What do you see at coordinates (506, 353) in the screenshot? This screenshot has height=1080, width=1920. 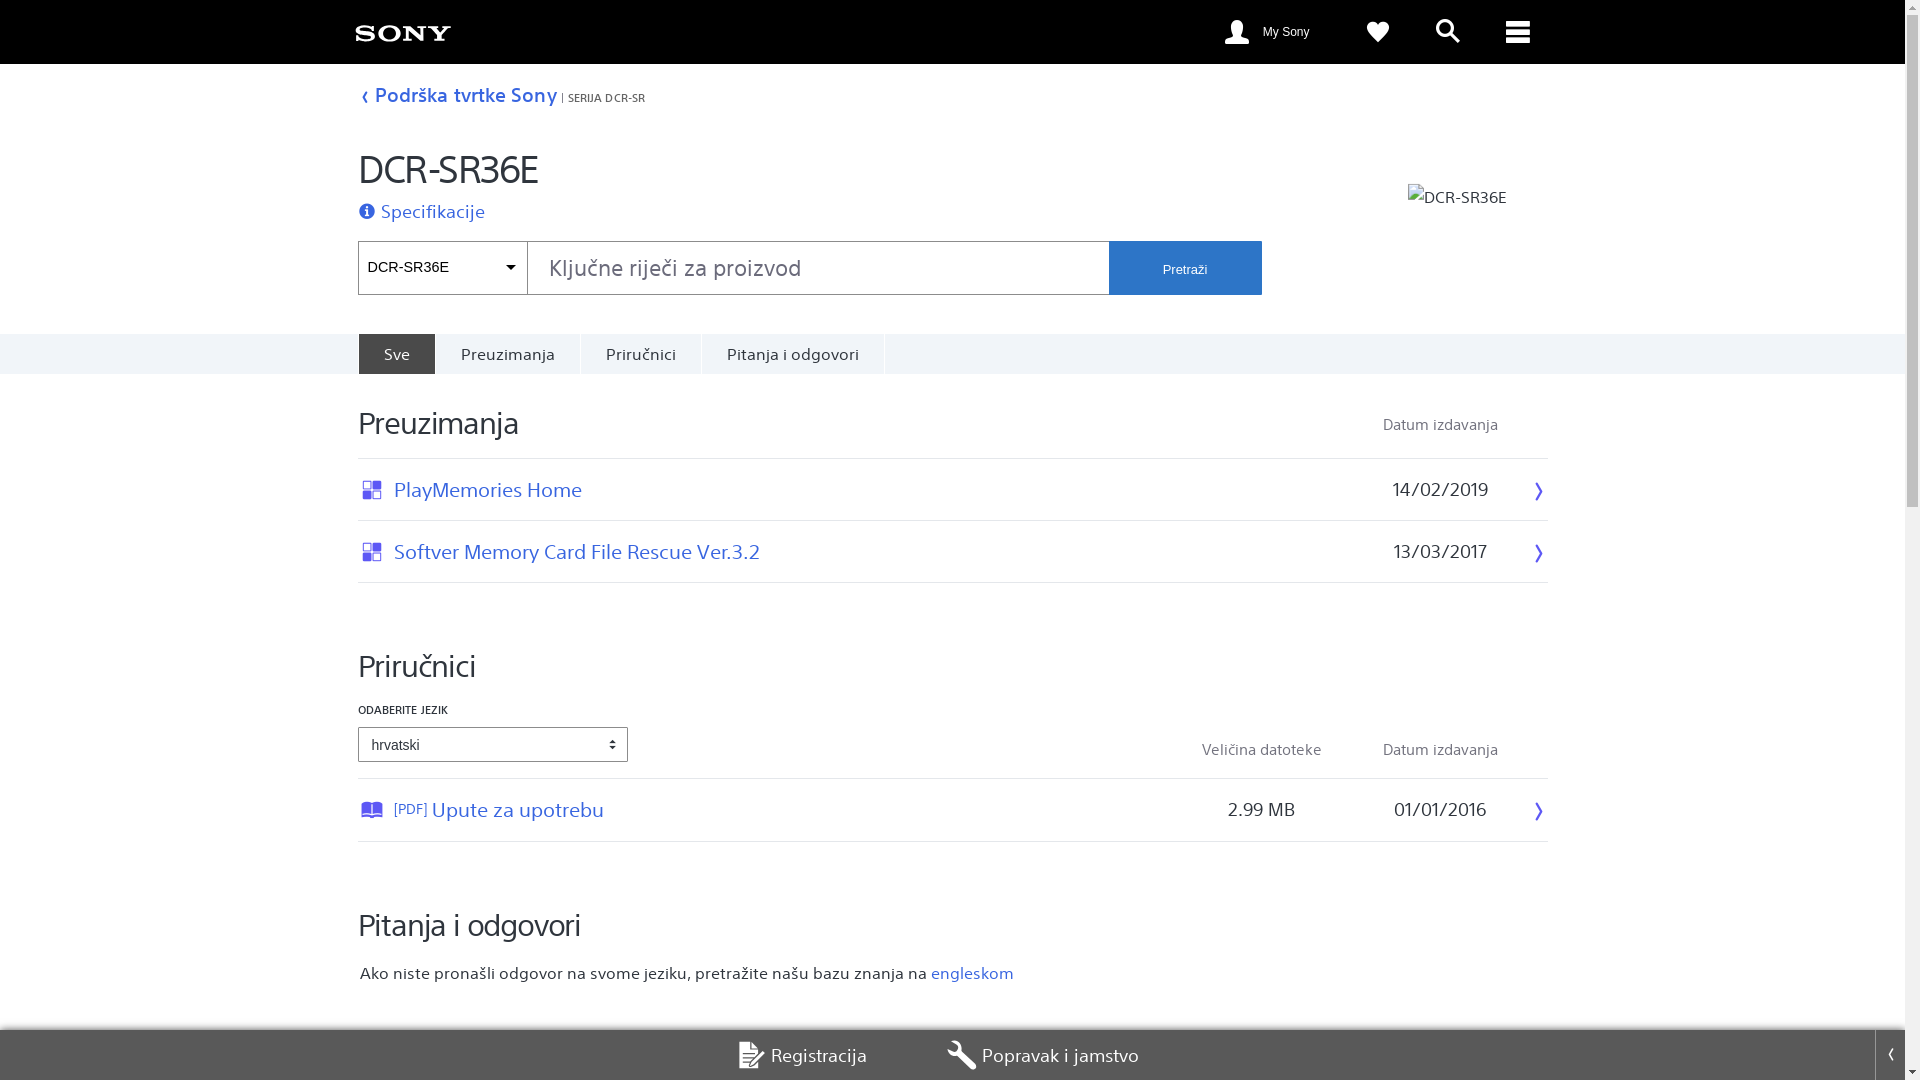 I see `'Preuzimanja'` at bounding box center [506, 353].